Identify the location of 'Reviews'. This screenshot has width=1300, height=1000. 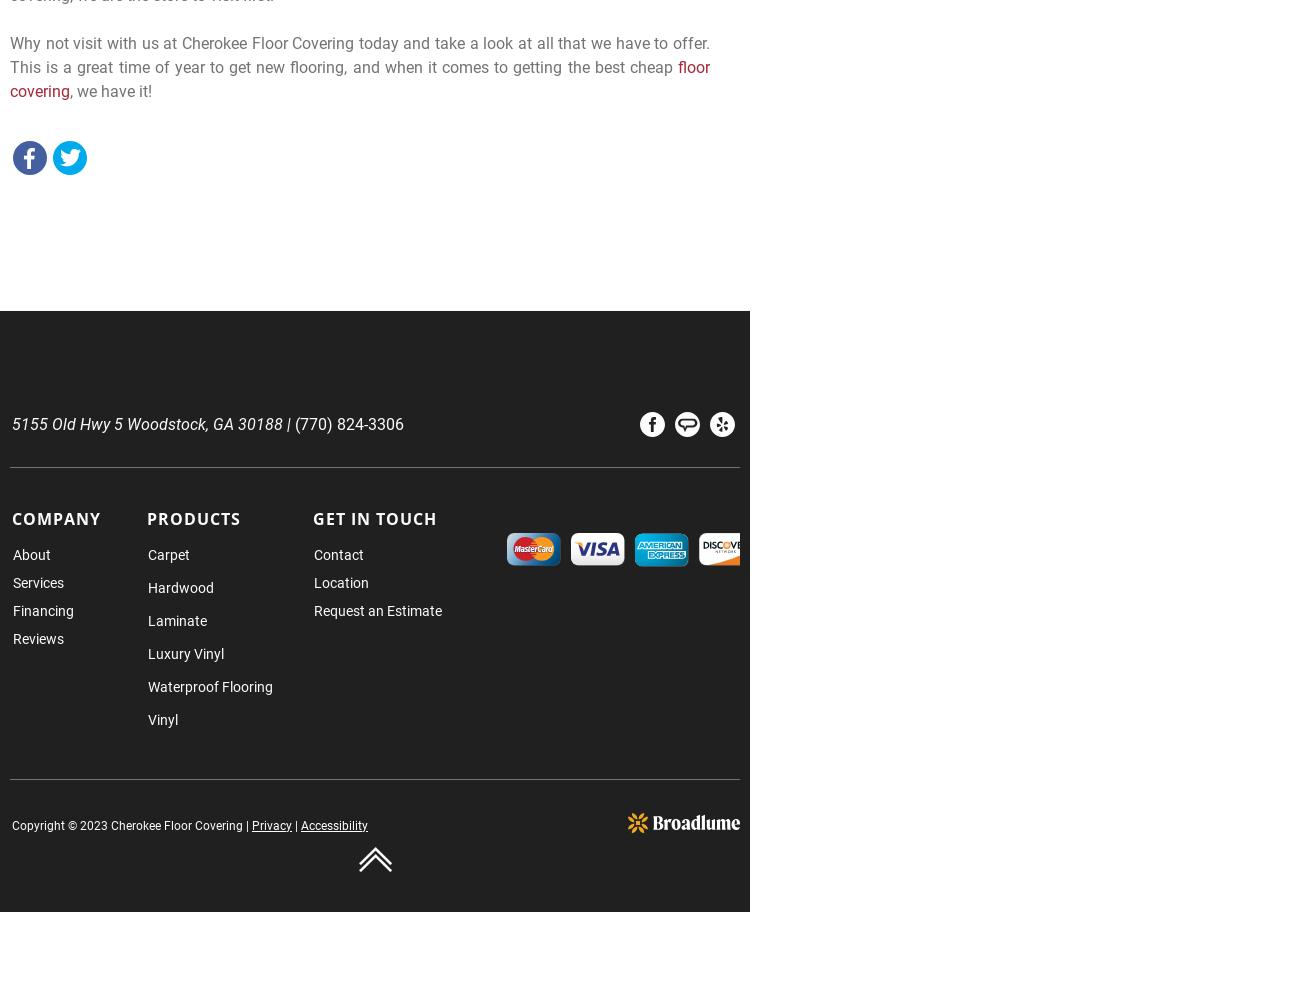
(37, 638).